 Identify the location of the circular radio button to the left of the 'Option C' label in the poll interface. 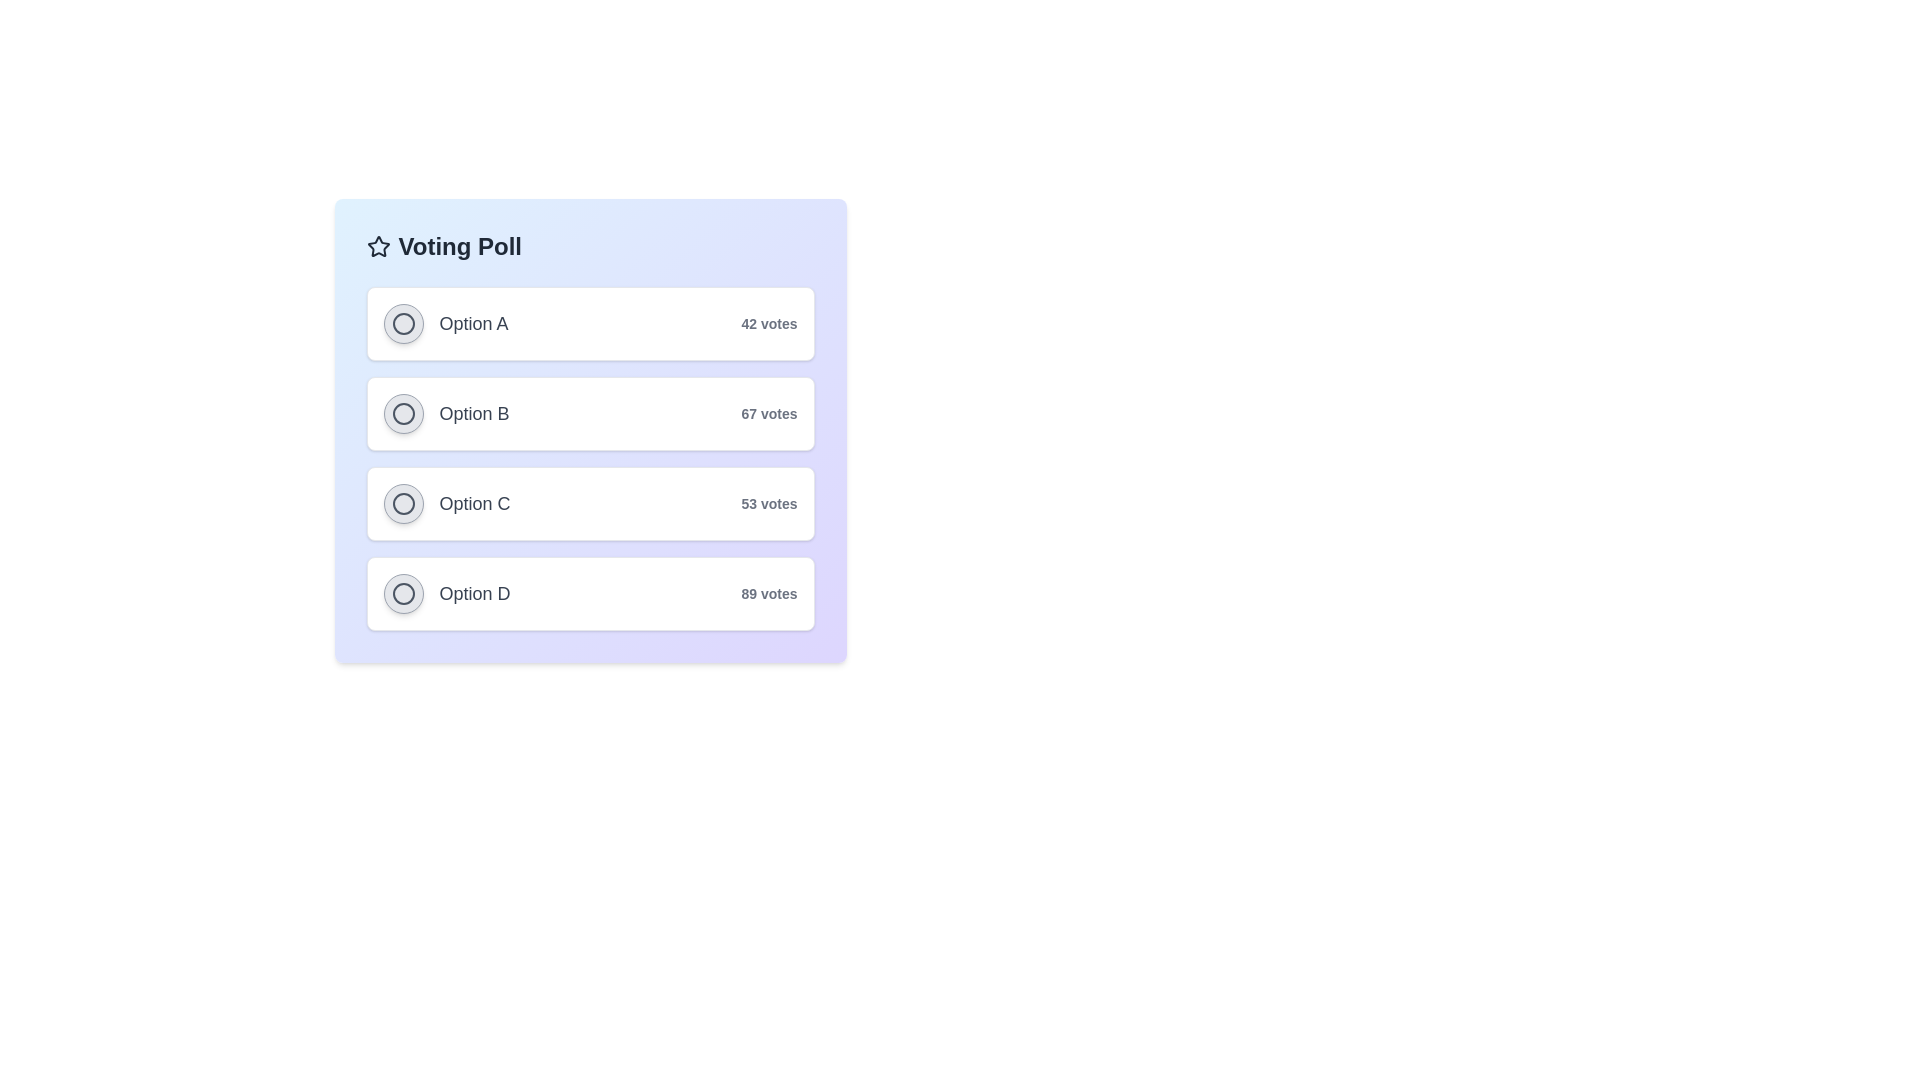
(402, 503).